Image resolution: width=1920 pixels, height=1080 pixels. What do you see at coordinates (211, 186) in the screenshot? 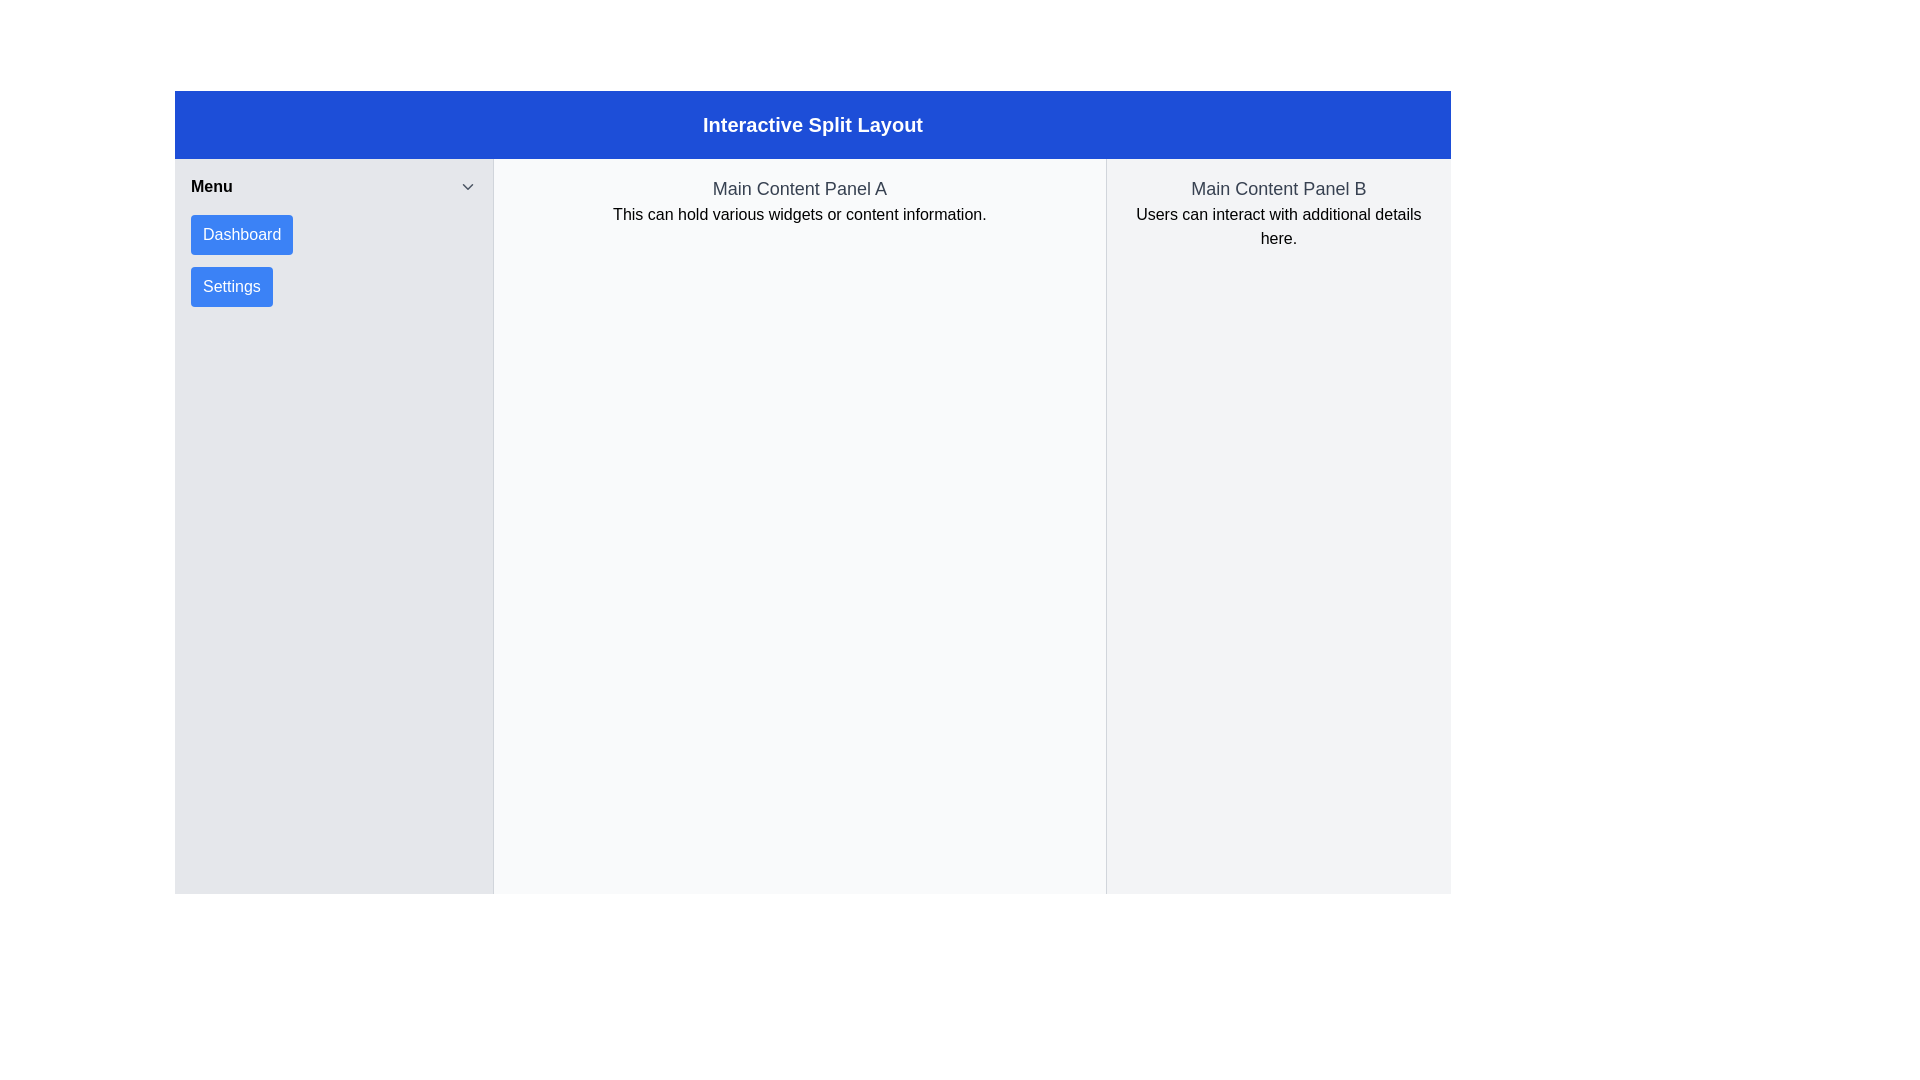
I see `the Text Label indicating the presence of menu options in the sidebar, located in the top-left portion of the interface` at bounding box center [211, 186].